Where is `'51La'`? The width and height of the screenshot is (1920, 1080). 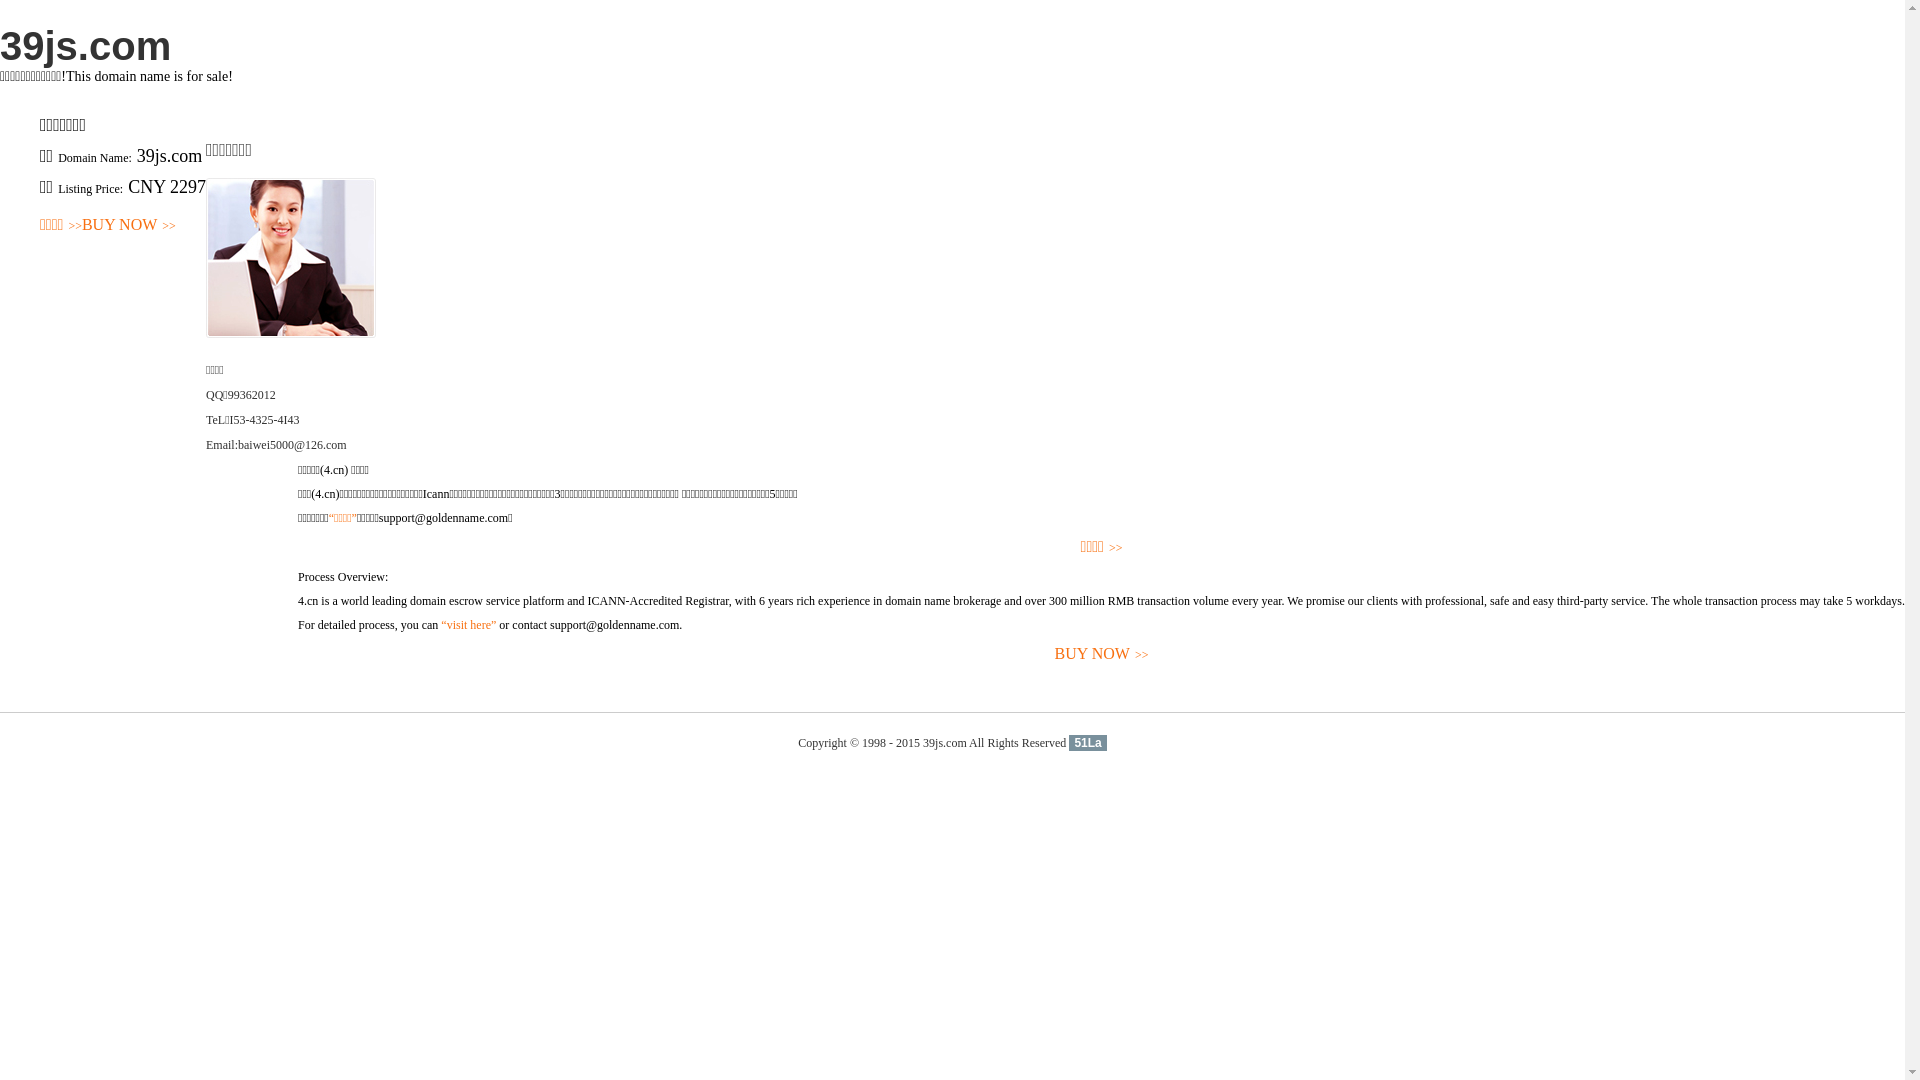
'51La' is located at coordinates (1086, 743).